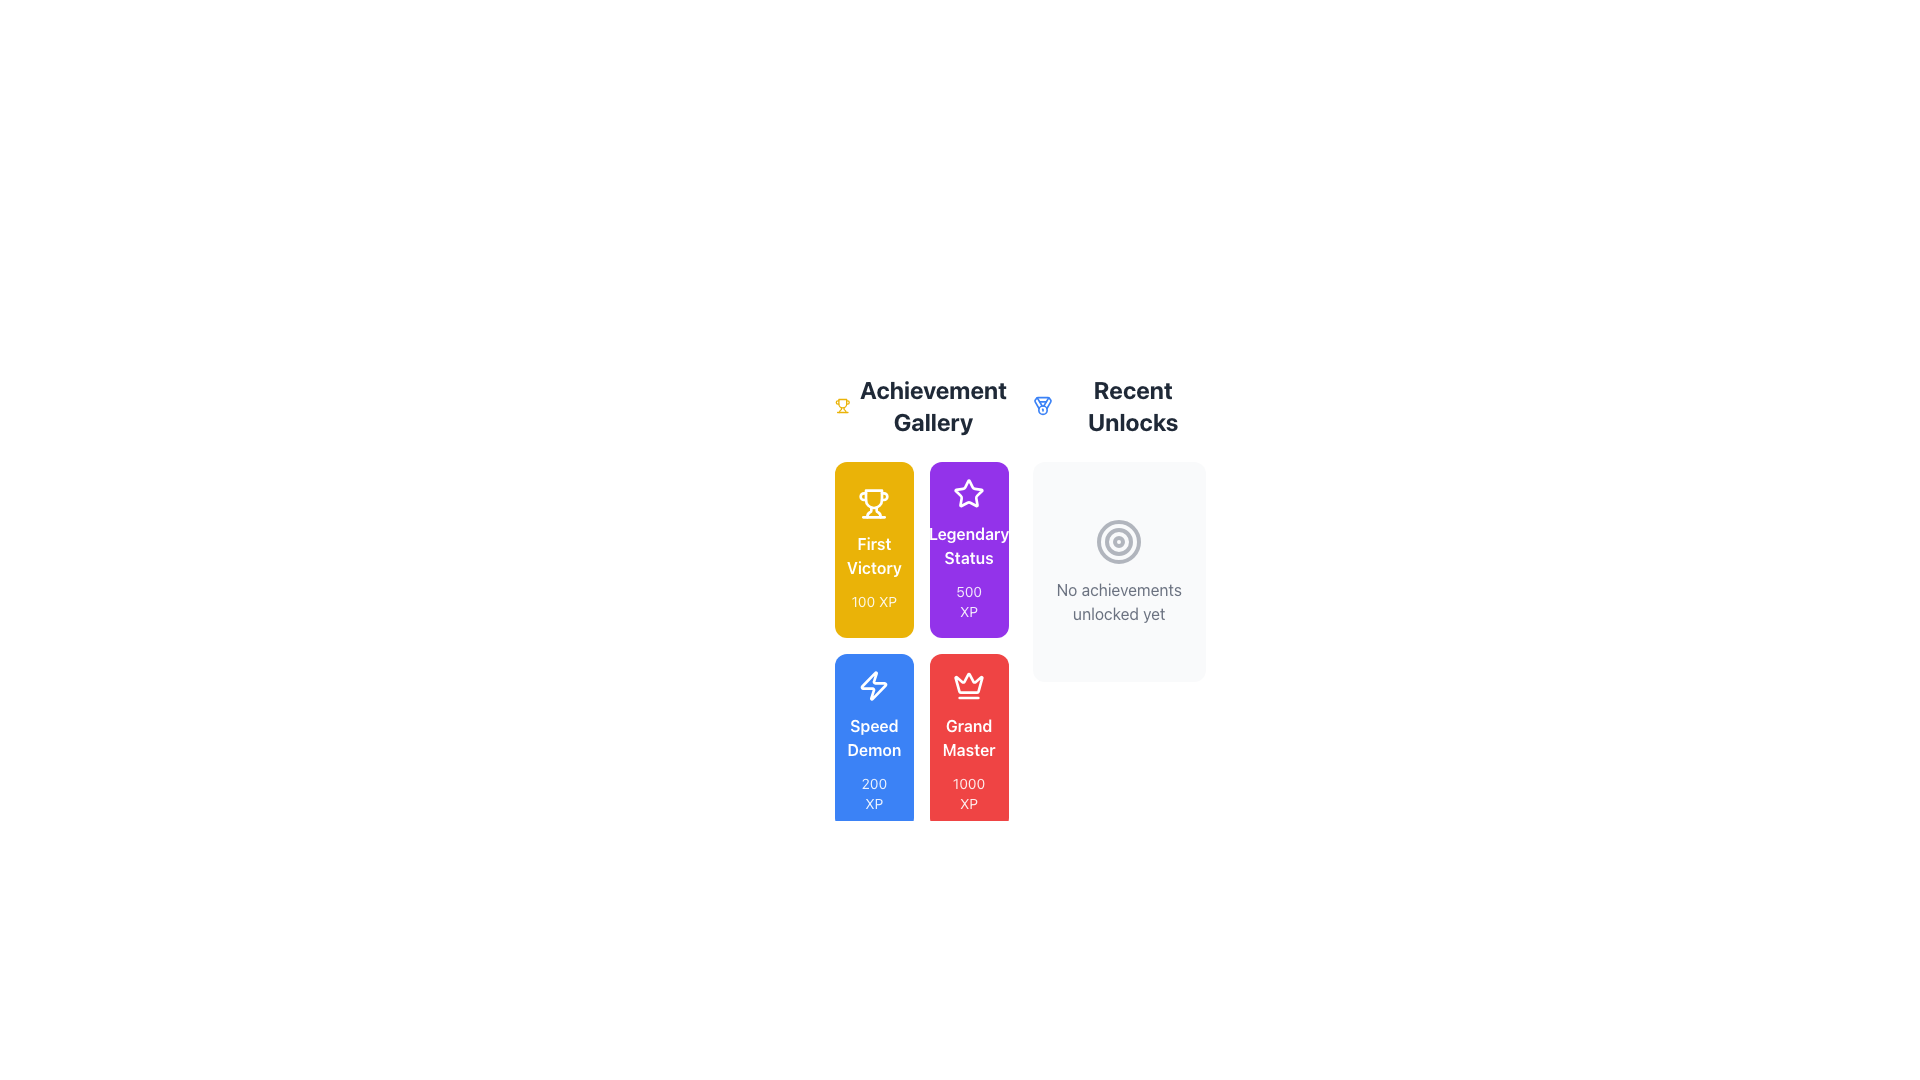 The height and width of the screenshot is (1080, 1920). What do you see at coordinates (874, 685) in the screenshot?
I see `the lightning-shaped icon outlined in blue, which represents the 'Speed Demon' achievement in the Achievement Gallery` at bounding box center [874, 685].